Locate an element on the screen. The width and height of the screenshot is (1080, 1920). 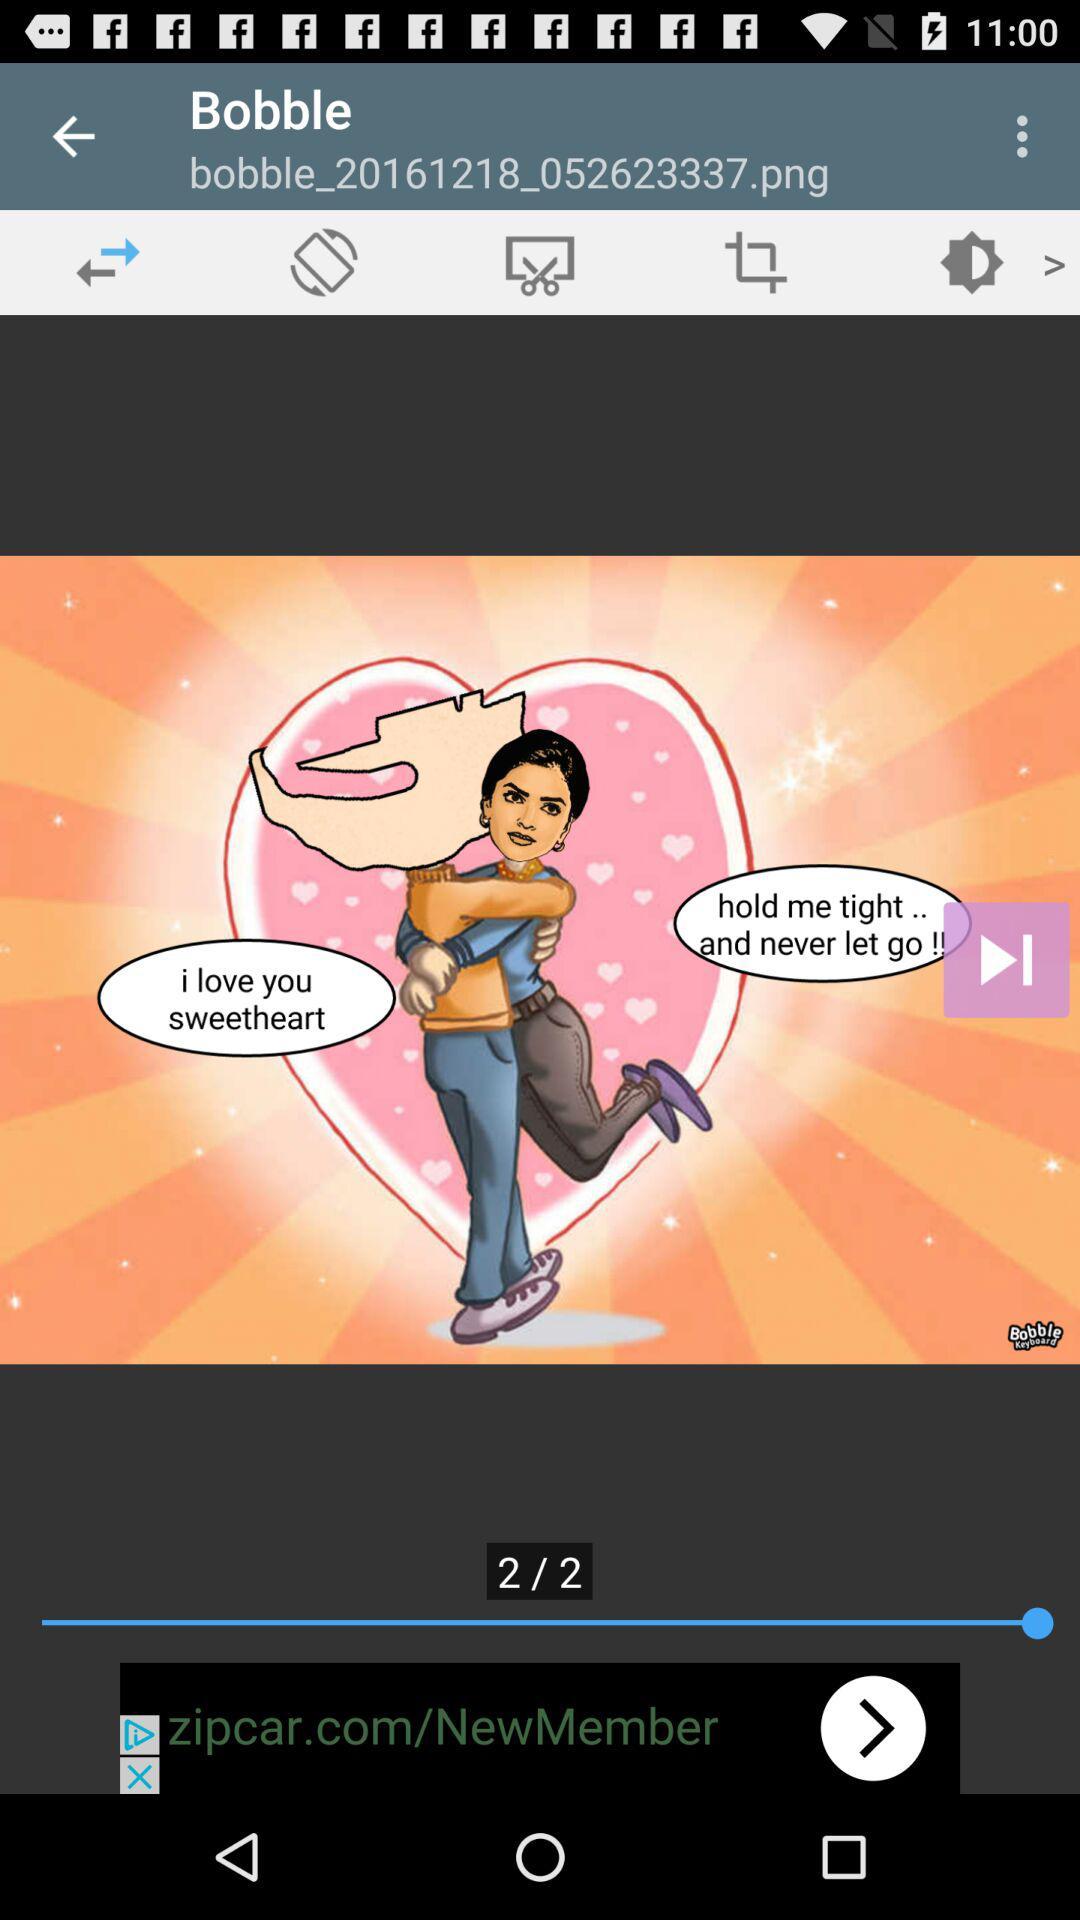
advertisements image is located at coordinates (540, 1727).